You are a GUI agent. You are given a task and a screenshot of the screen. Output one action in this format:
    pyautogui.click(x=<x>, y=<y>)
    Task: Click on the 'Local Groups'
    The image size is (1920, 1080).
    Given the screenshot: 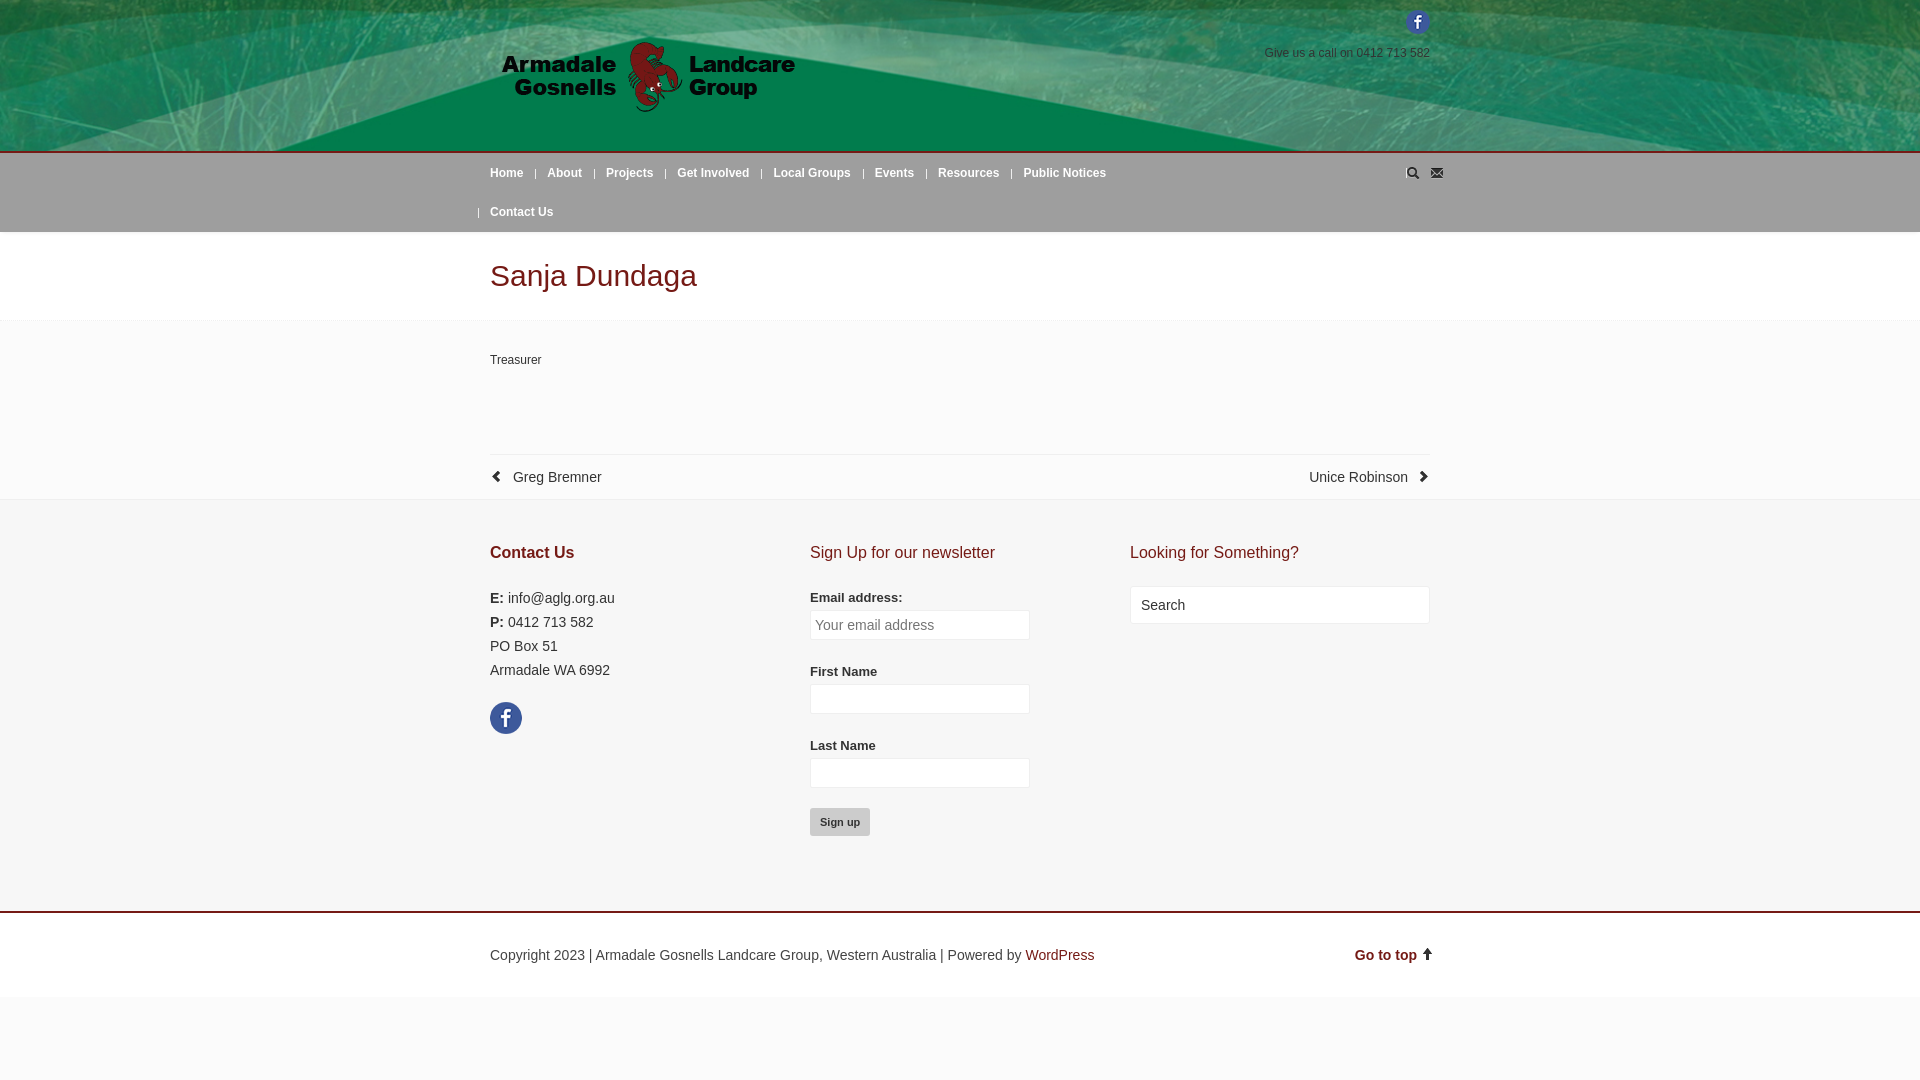 What is the action you would take?
    pyautogui.click(x=760, y=172)
    